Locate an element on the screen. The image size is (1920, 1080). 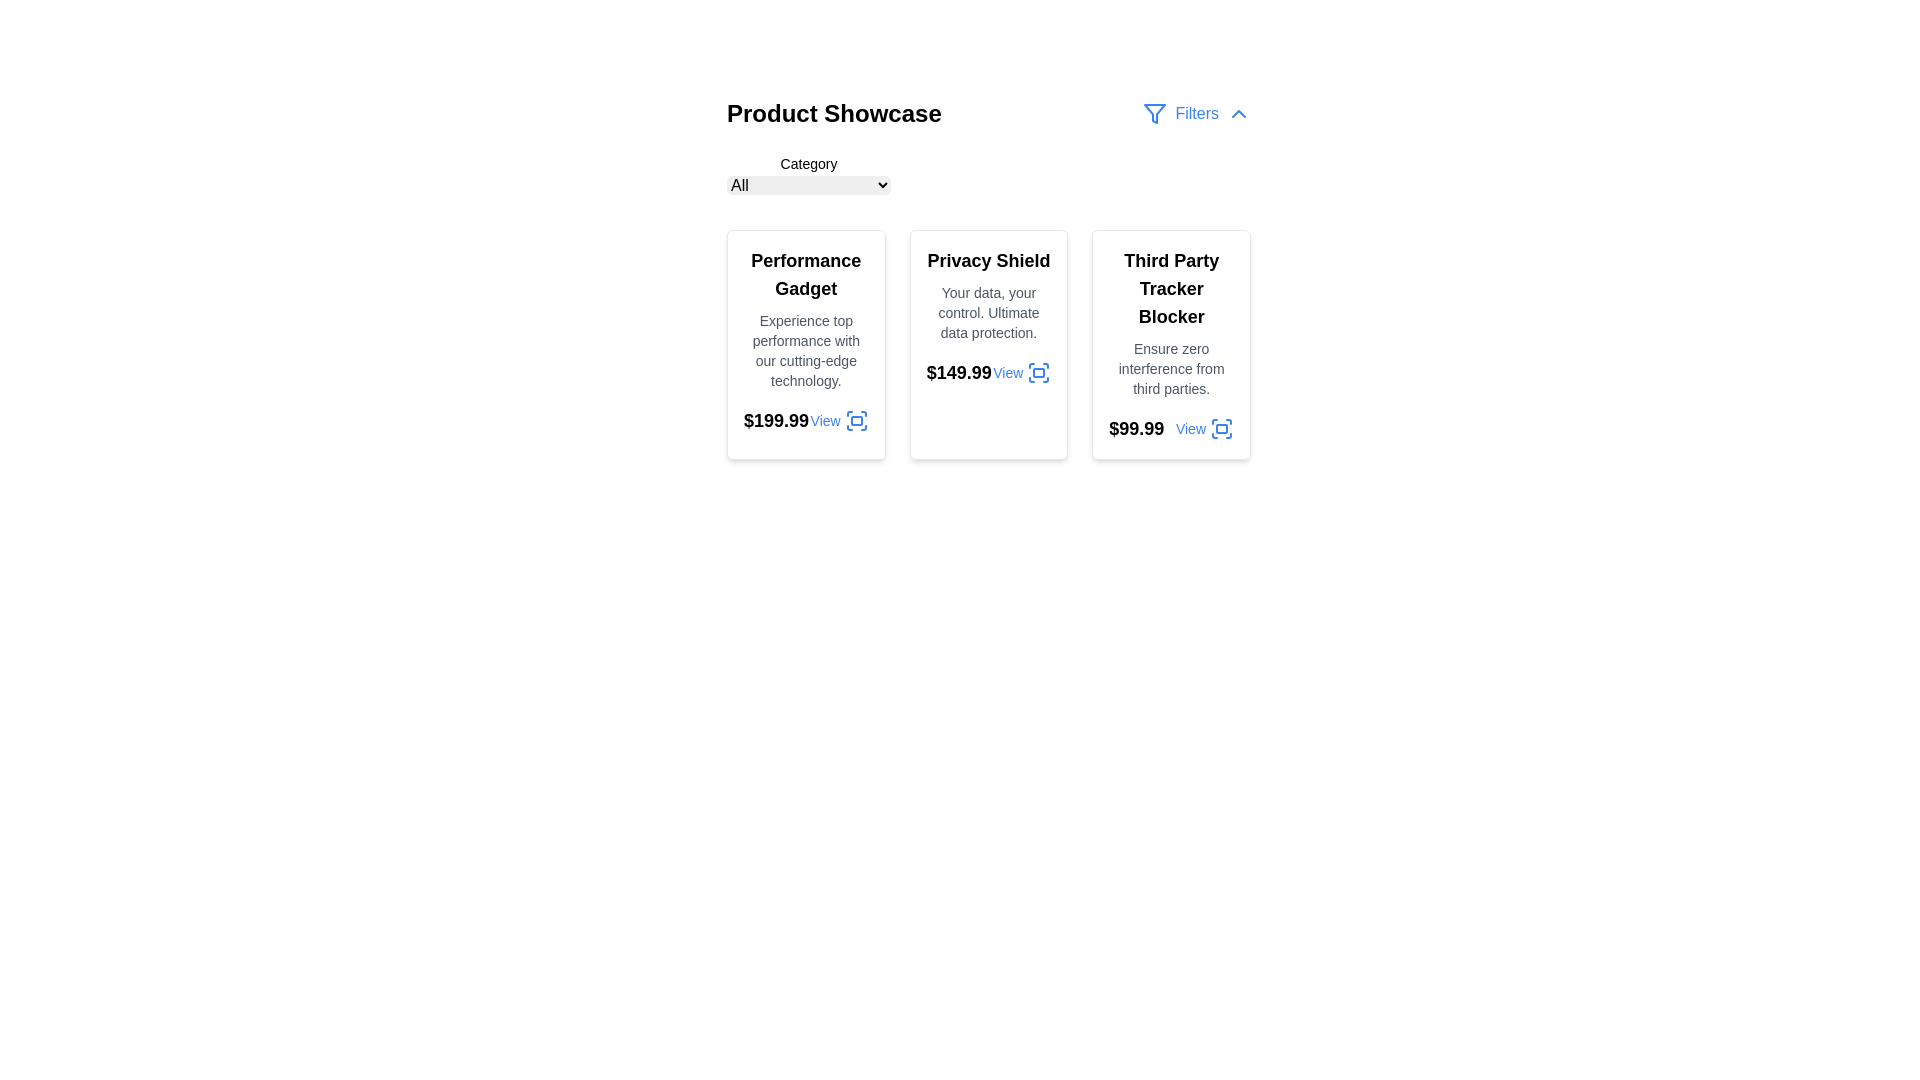
the filter icon located to the left of the 'Filters' text in the upper right section of the interface is located at coordinates (1155, 114).